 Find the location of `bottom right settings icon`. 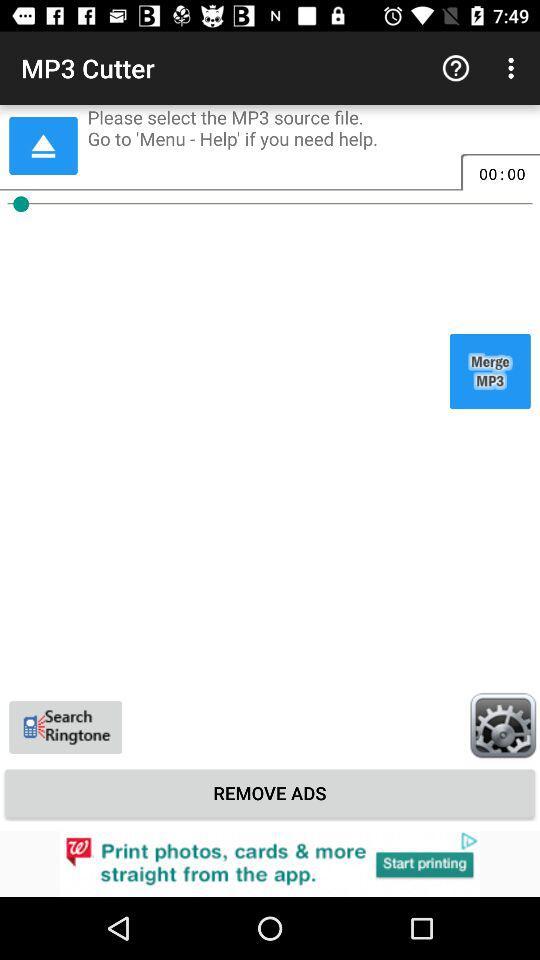

bottom right settings icon is located at coordinates (502, 724).